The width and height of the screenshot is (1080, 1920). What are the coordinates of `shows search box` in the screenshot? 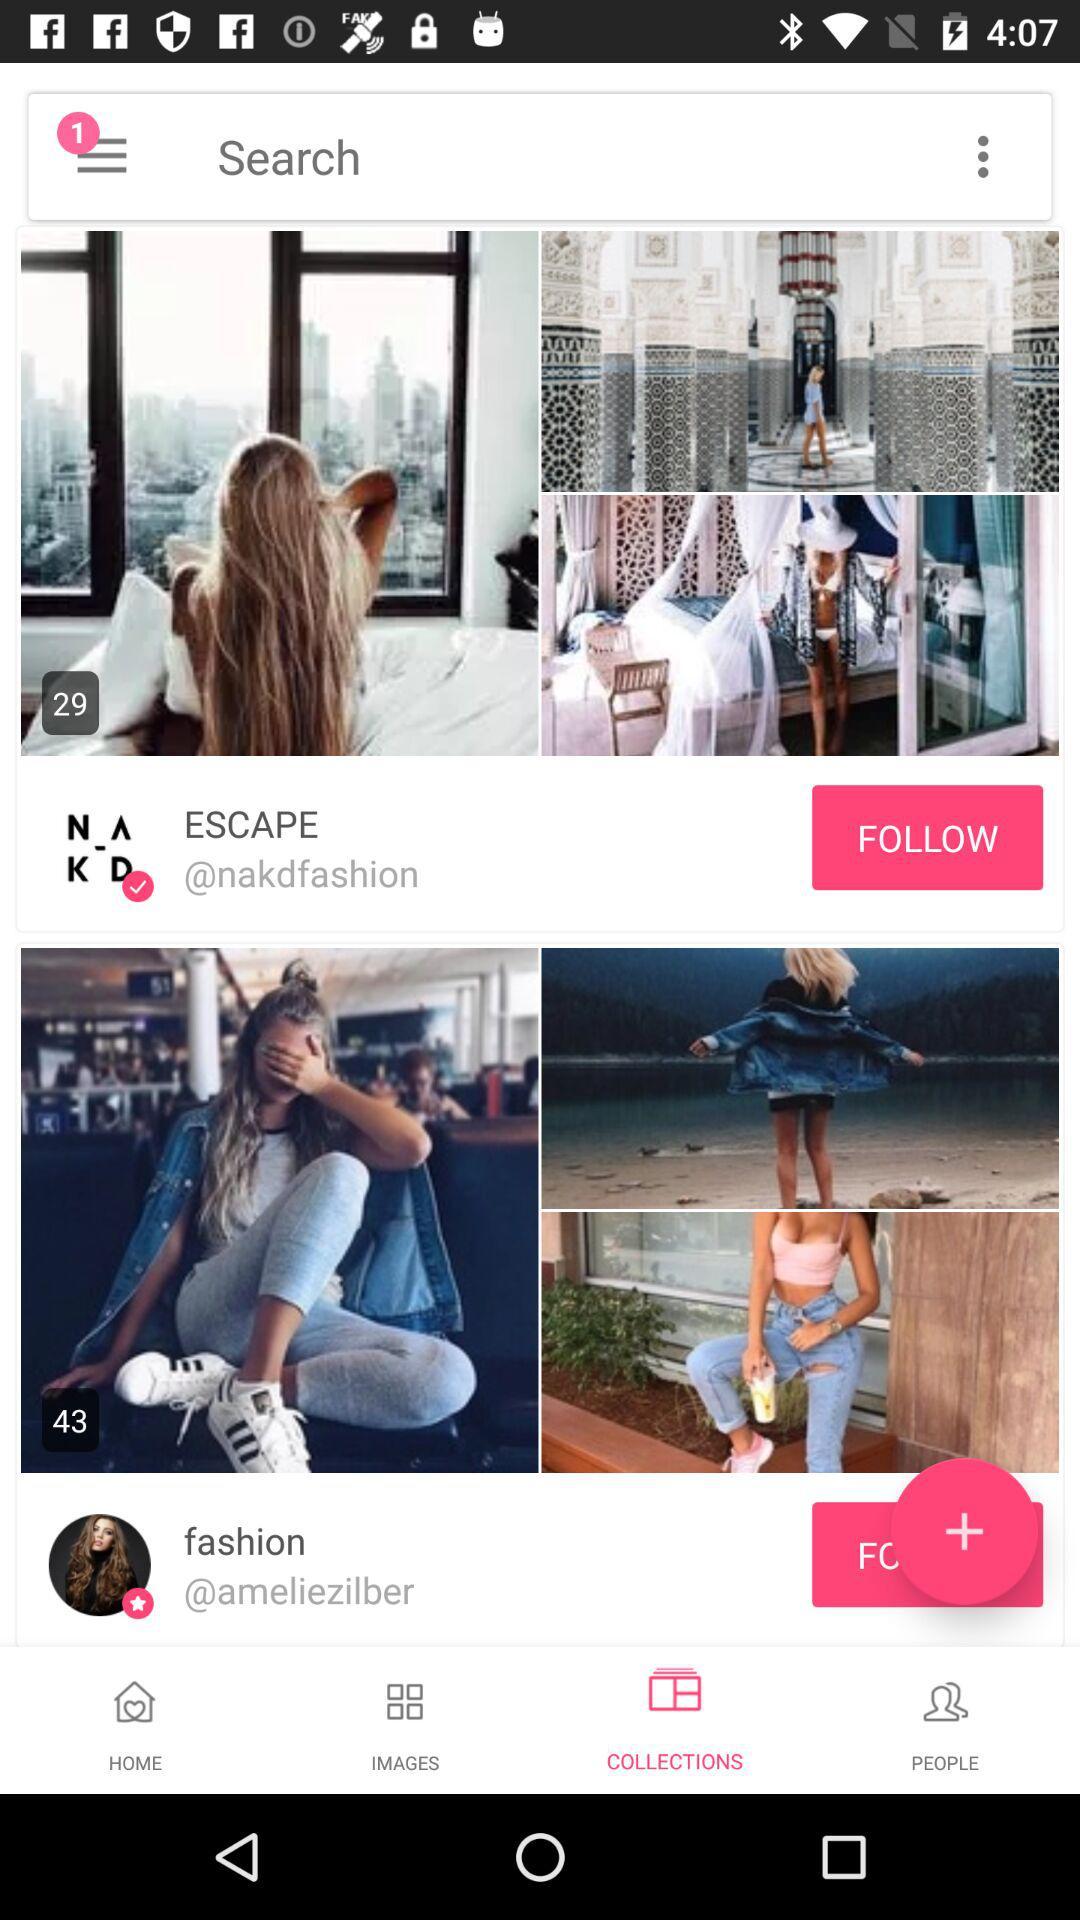 It's located at (634, 155).